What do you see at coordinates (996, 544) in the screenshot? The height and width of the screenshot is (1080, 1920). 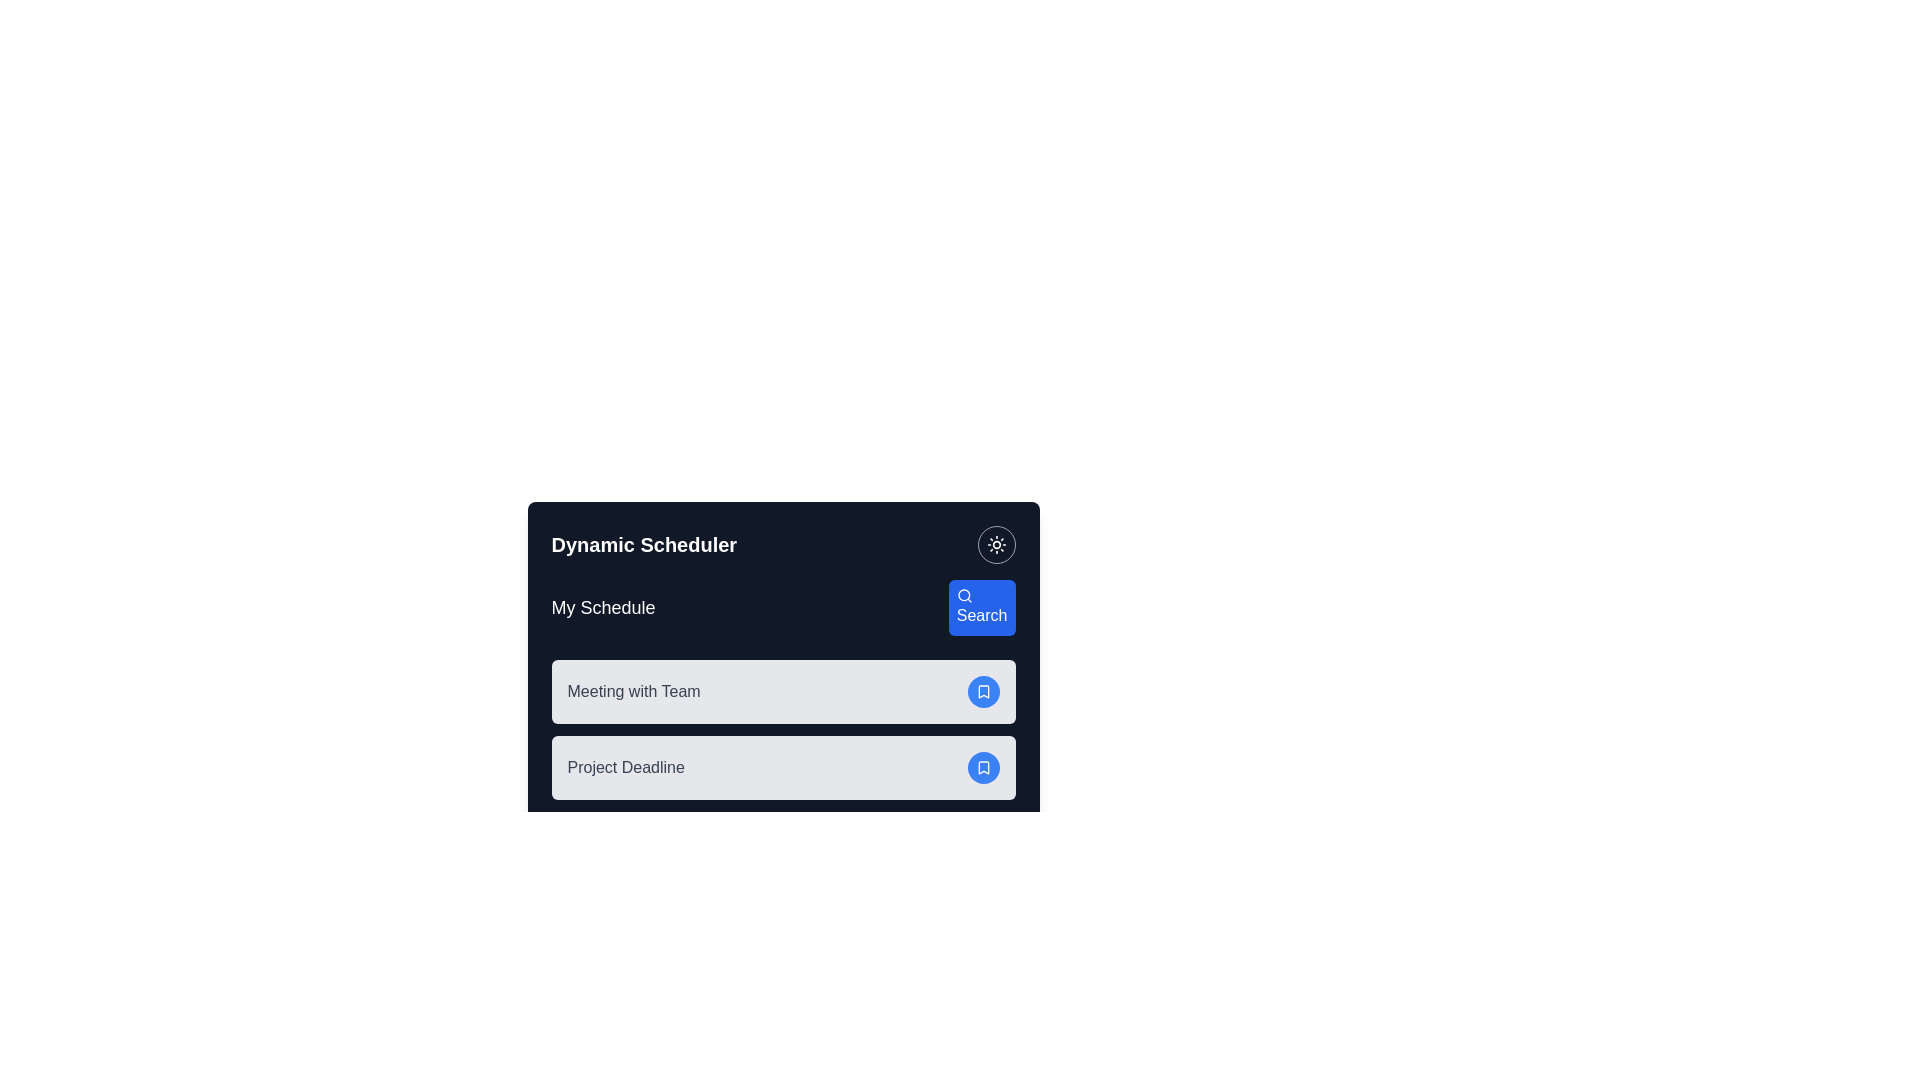 I see `the sunburst icon located at the top-right corner of the 'Dynamic Scheduler' interface` at bounding box center [996, 544].